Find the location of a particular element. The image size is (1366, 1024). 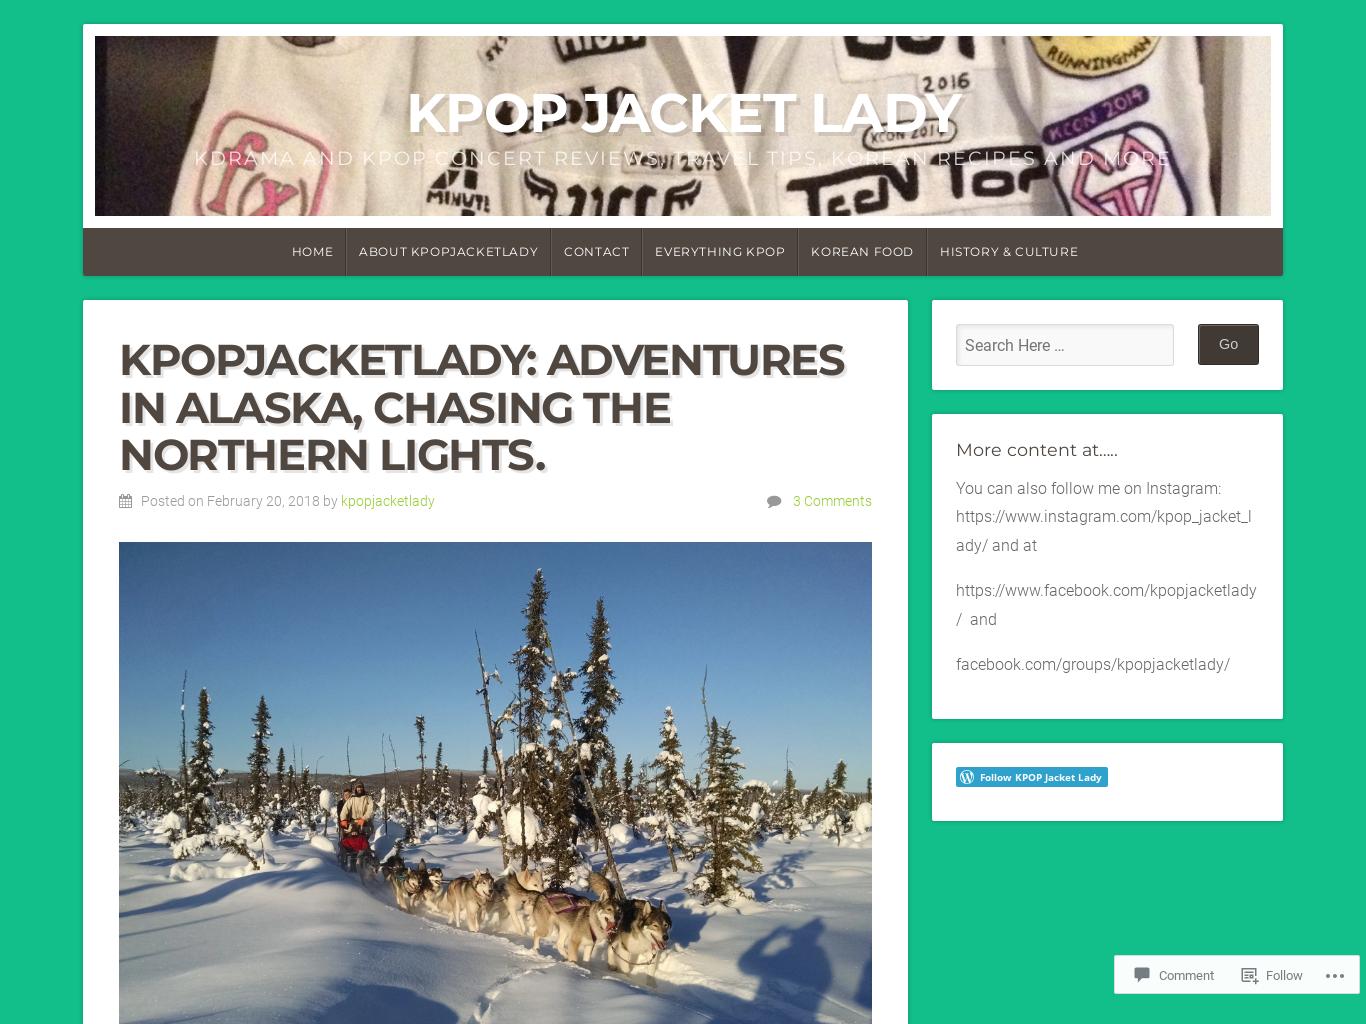

'Posted on February 20, 2018' is located at coordinates (230, 499).